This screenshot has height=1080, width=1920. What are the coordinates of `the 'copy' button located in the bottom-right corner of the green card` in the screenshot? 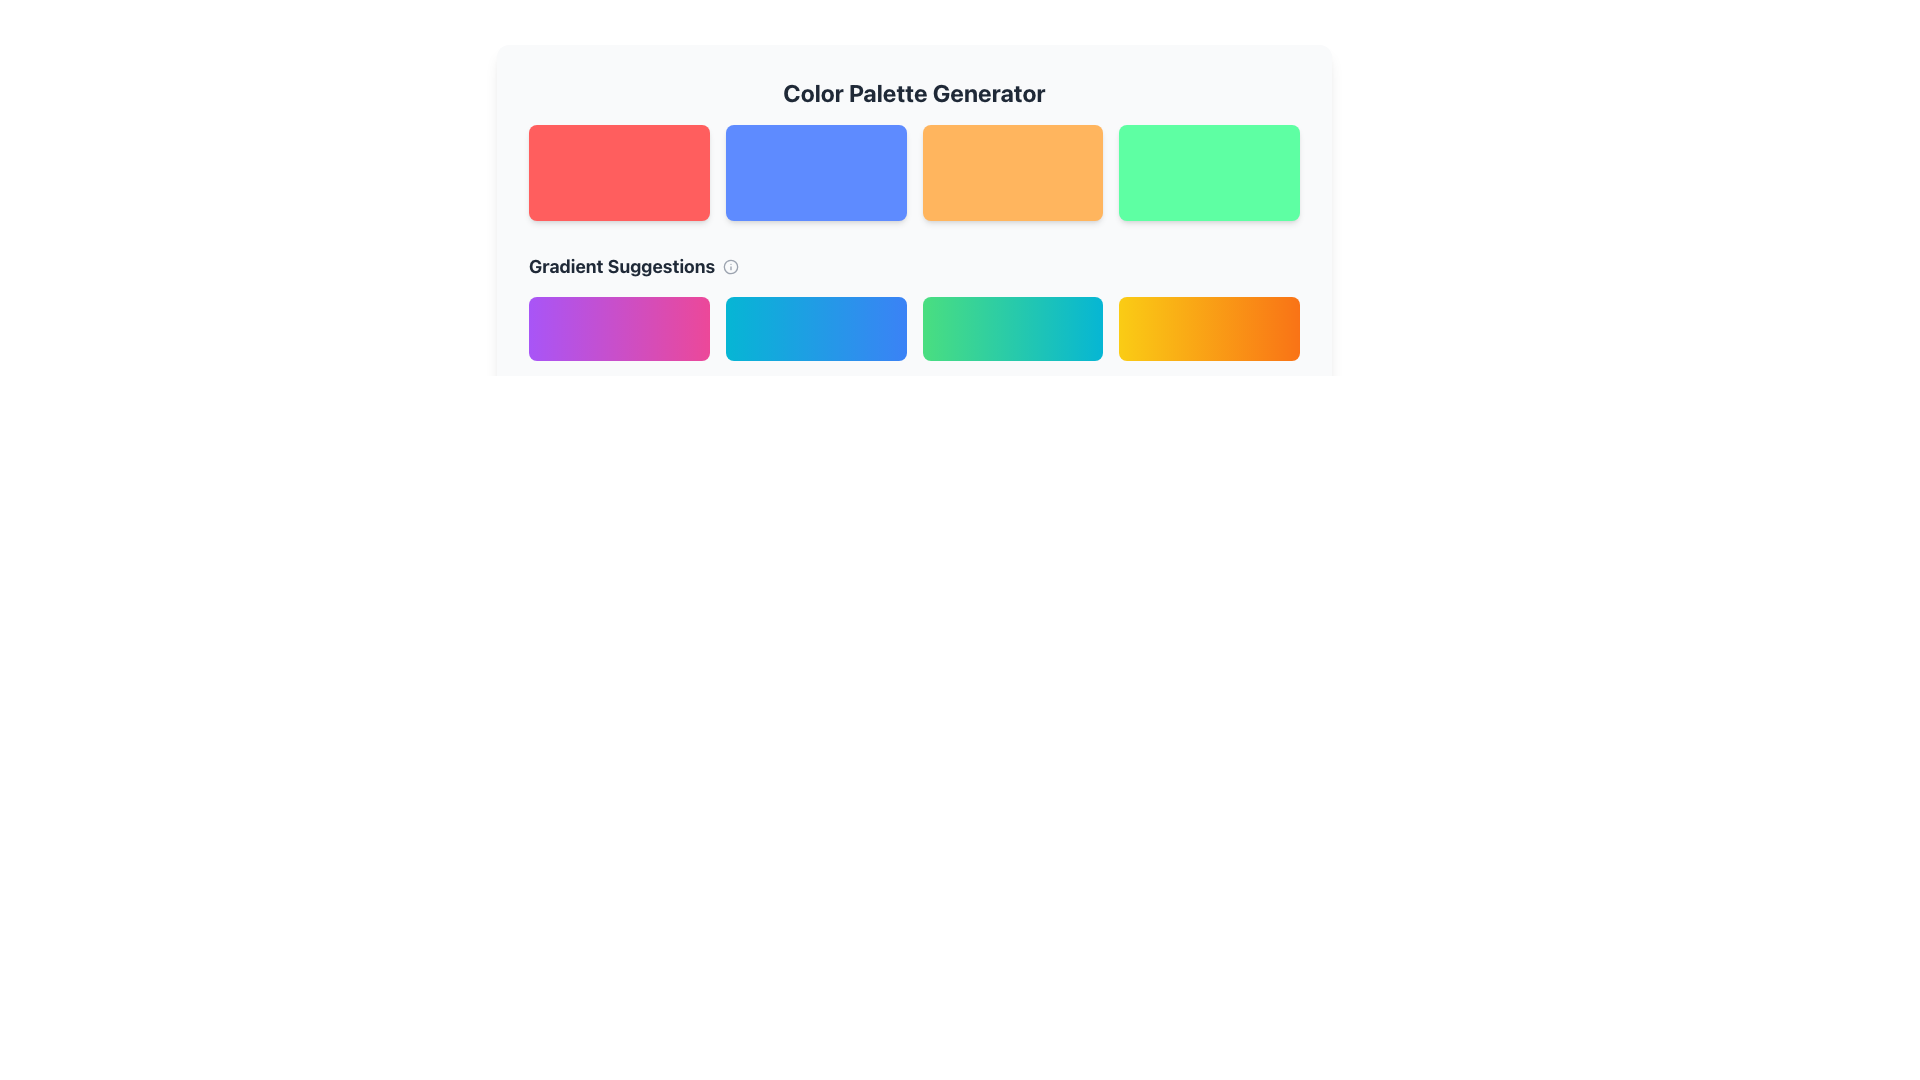 It's located at (1251, 199).